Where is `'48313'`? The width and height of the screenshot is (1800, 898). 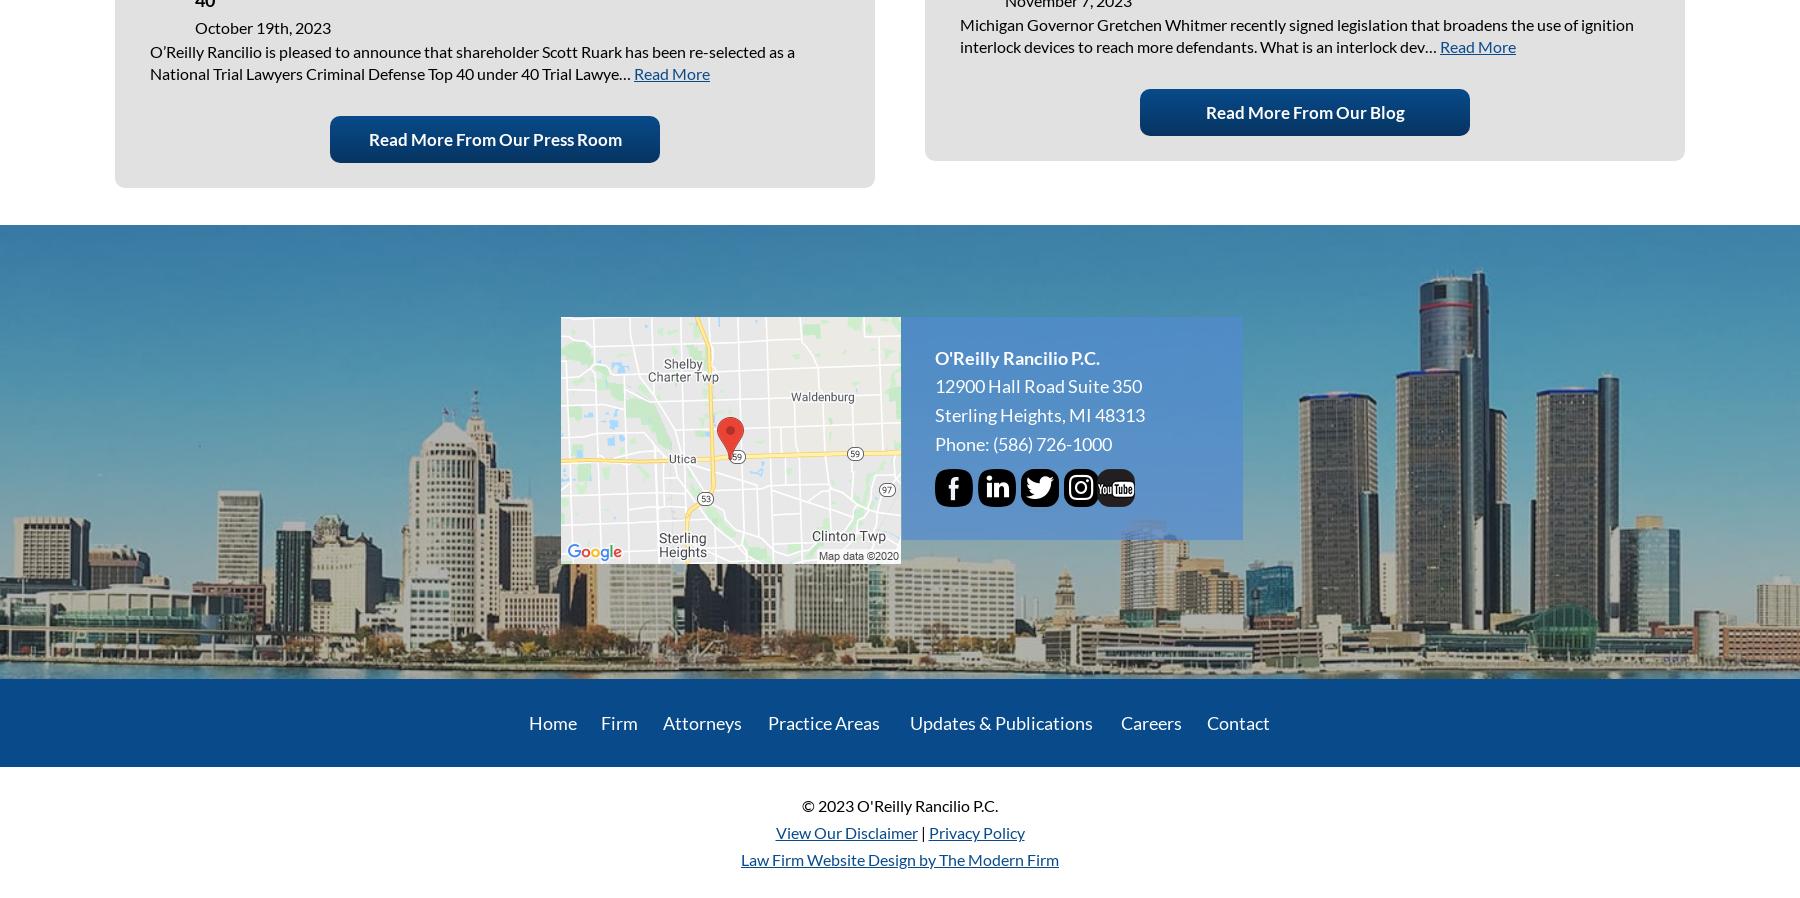 '48313' is located at coordinates (1119, 414).